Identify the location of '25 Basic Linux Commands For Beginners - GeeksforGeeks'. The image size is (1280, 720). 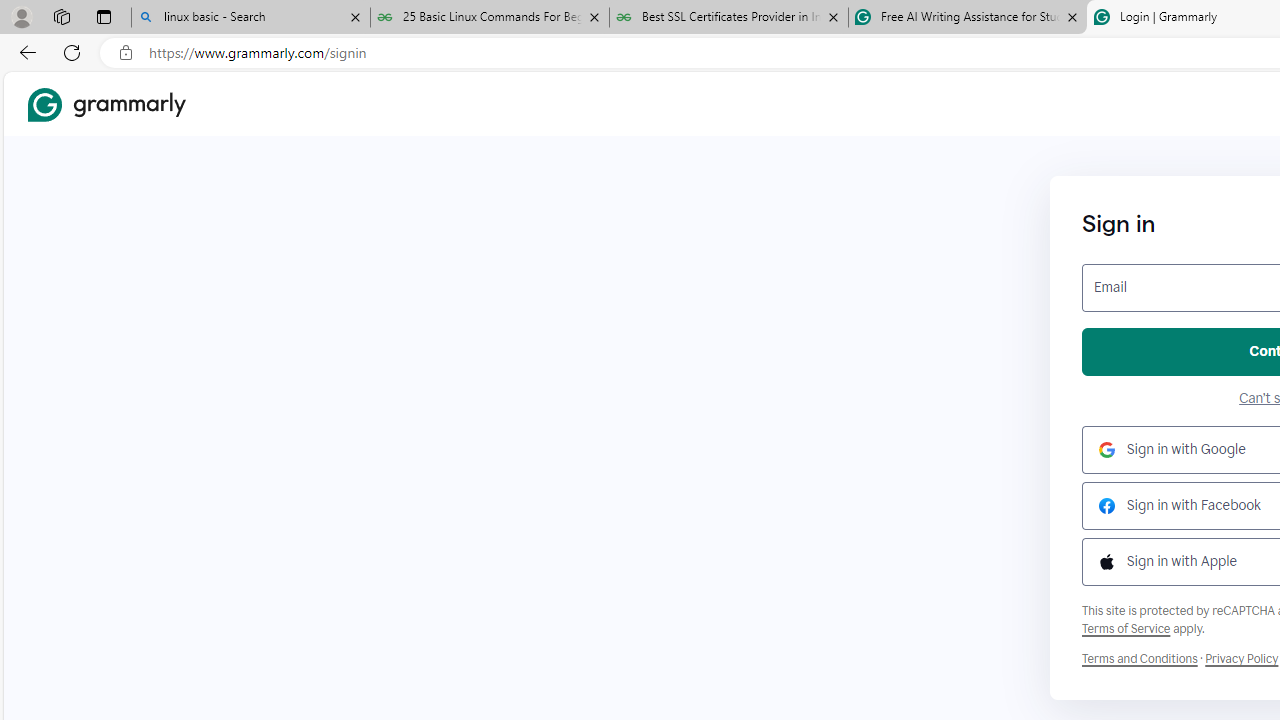
(490, 17).